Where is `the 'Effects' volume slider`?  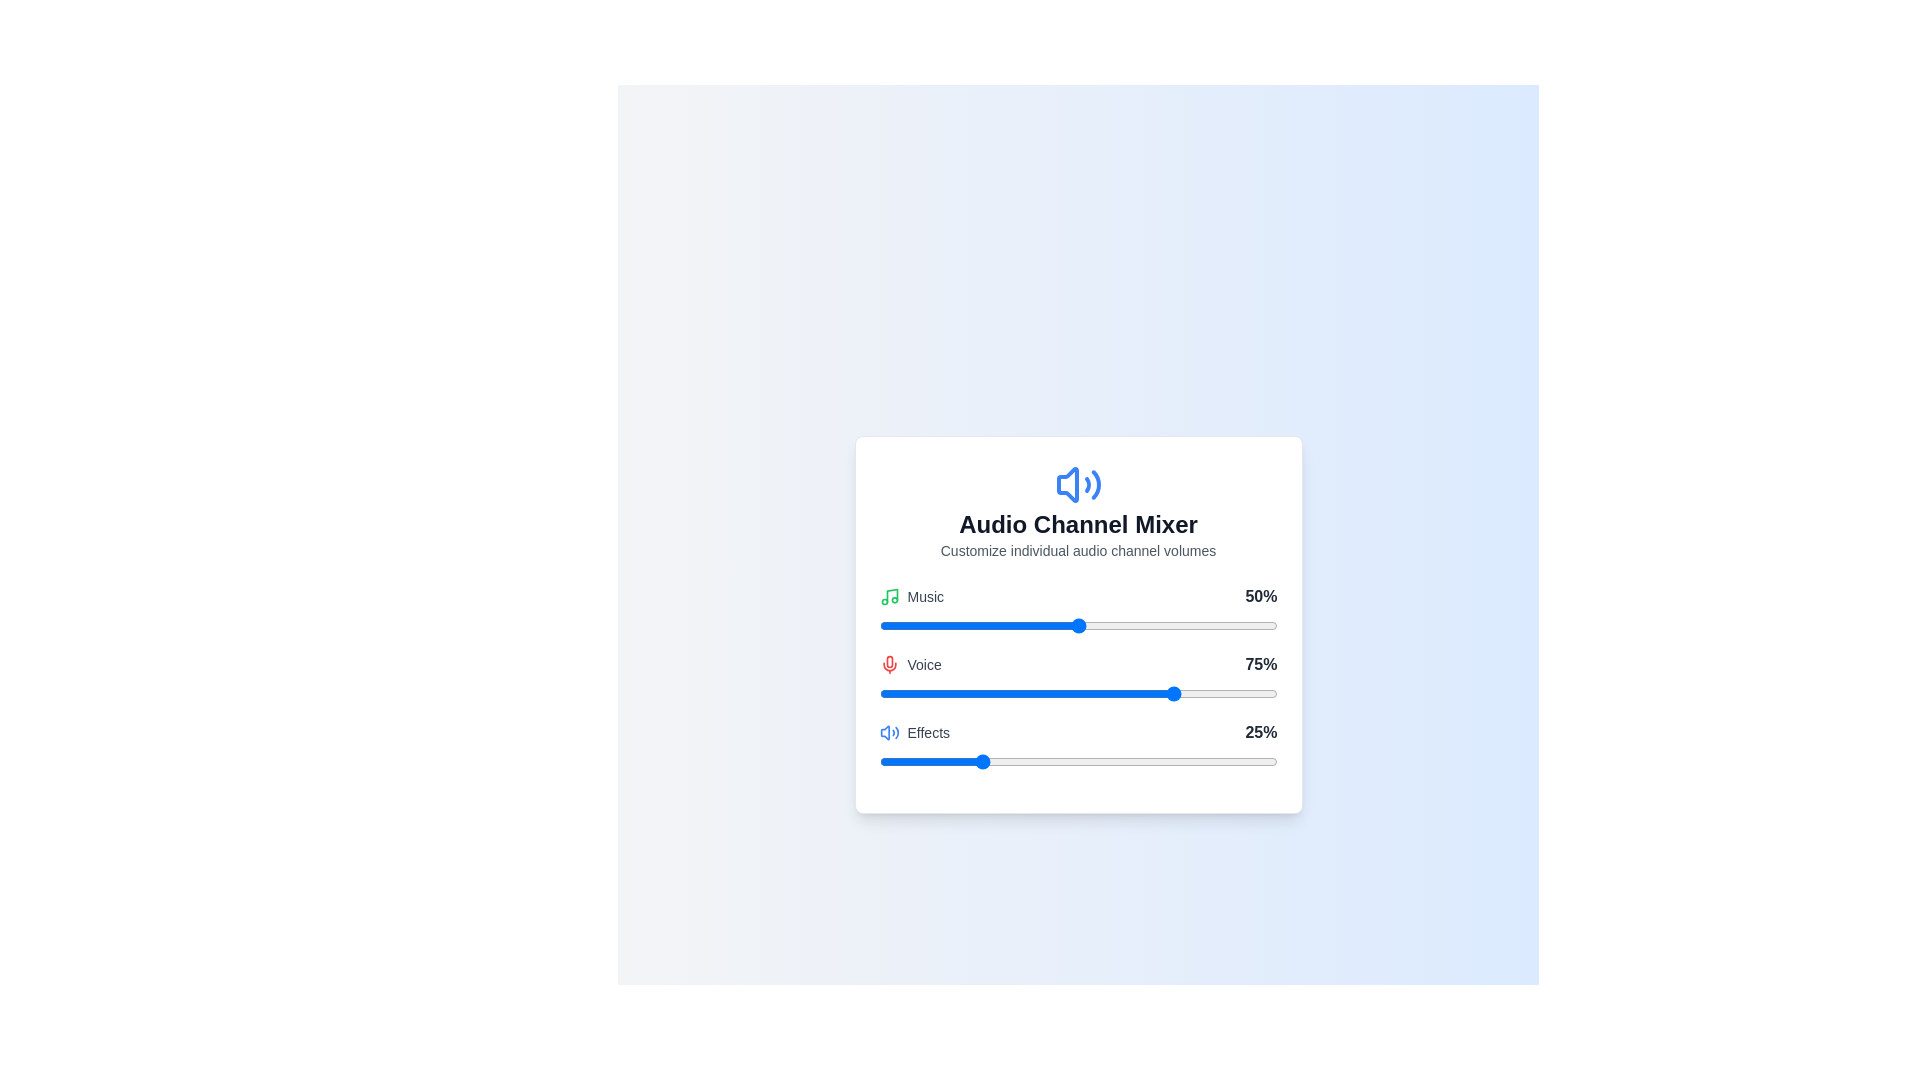
the 'Effects' volume slider is located at coordinates (1158, 762).